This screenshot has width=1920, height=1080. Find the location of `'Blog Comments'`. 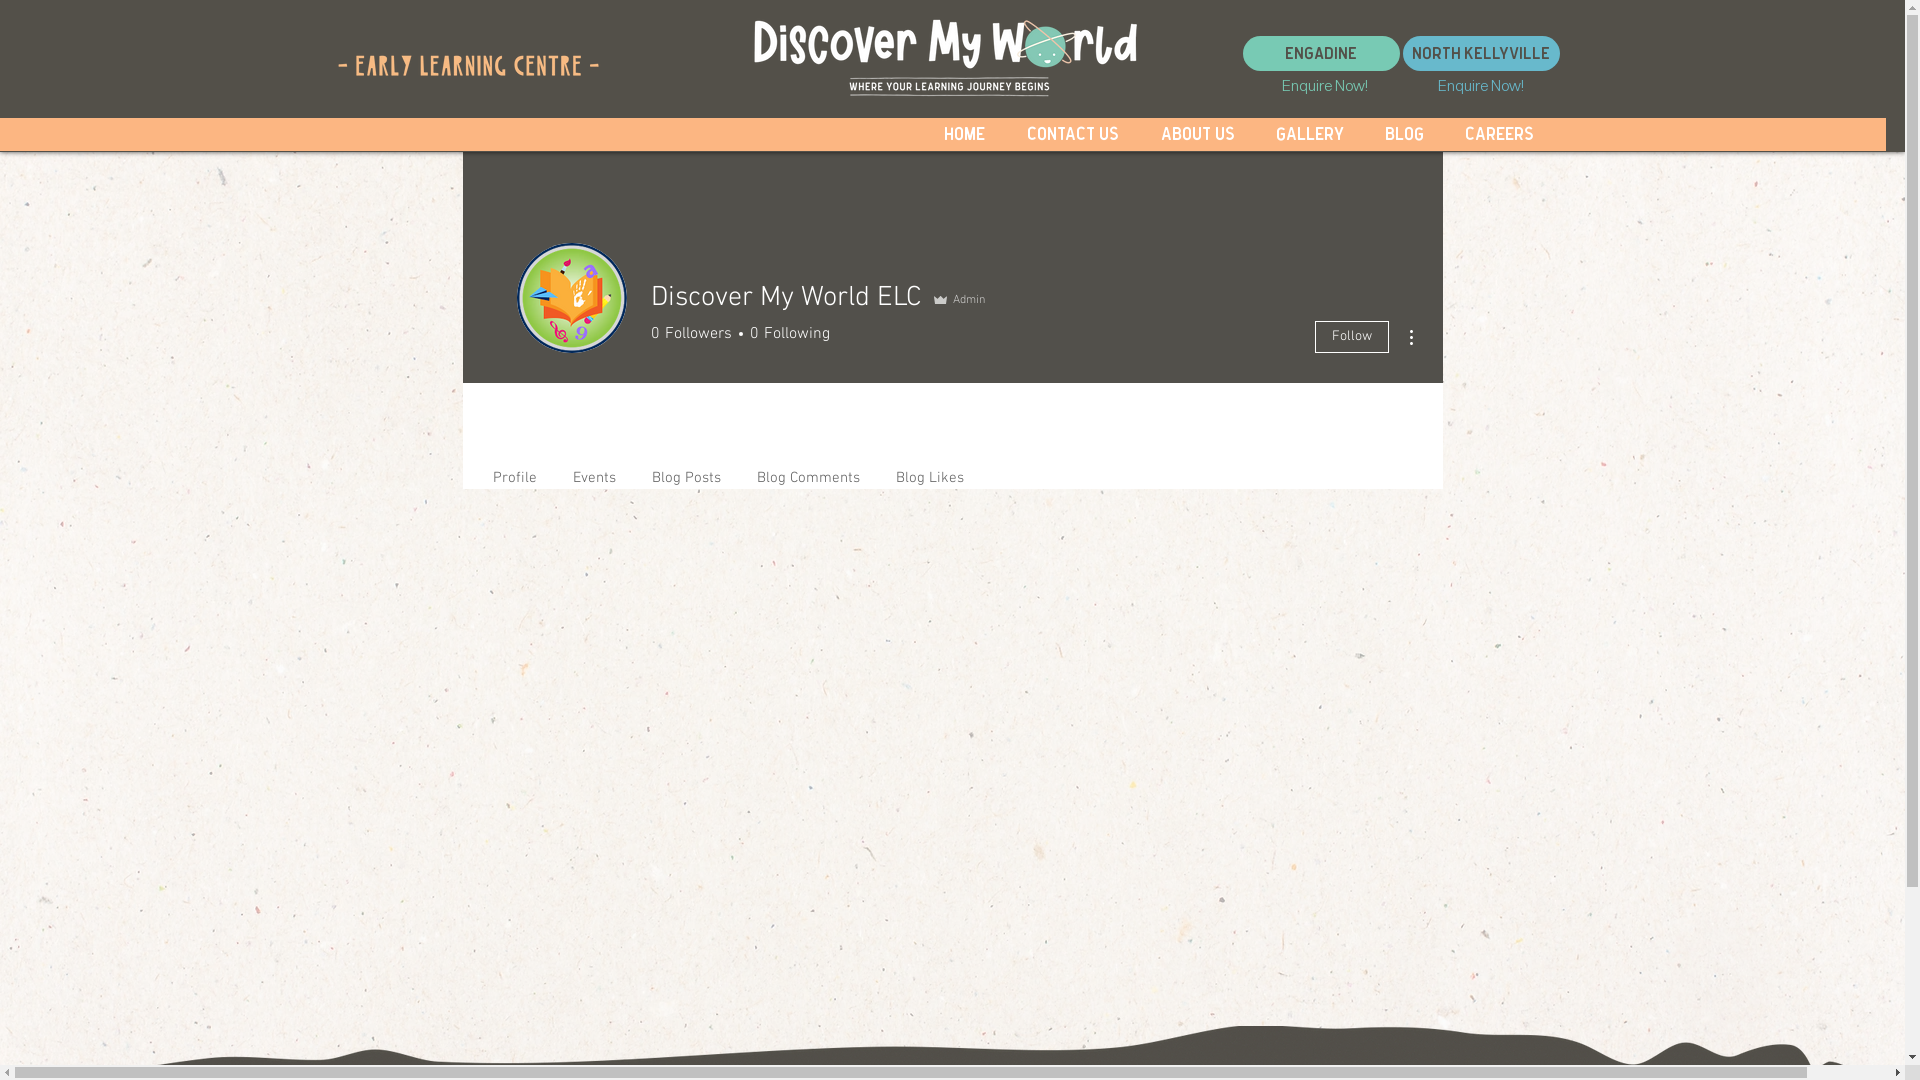

'Blog Comments' is located at coordinates (807, 469).